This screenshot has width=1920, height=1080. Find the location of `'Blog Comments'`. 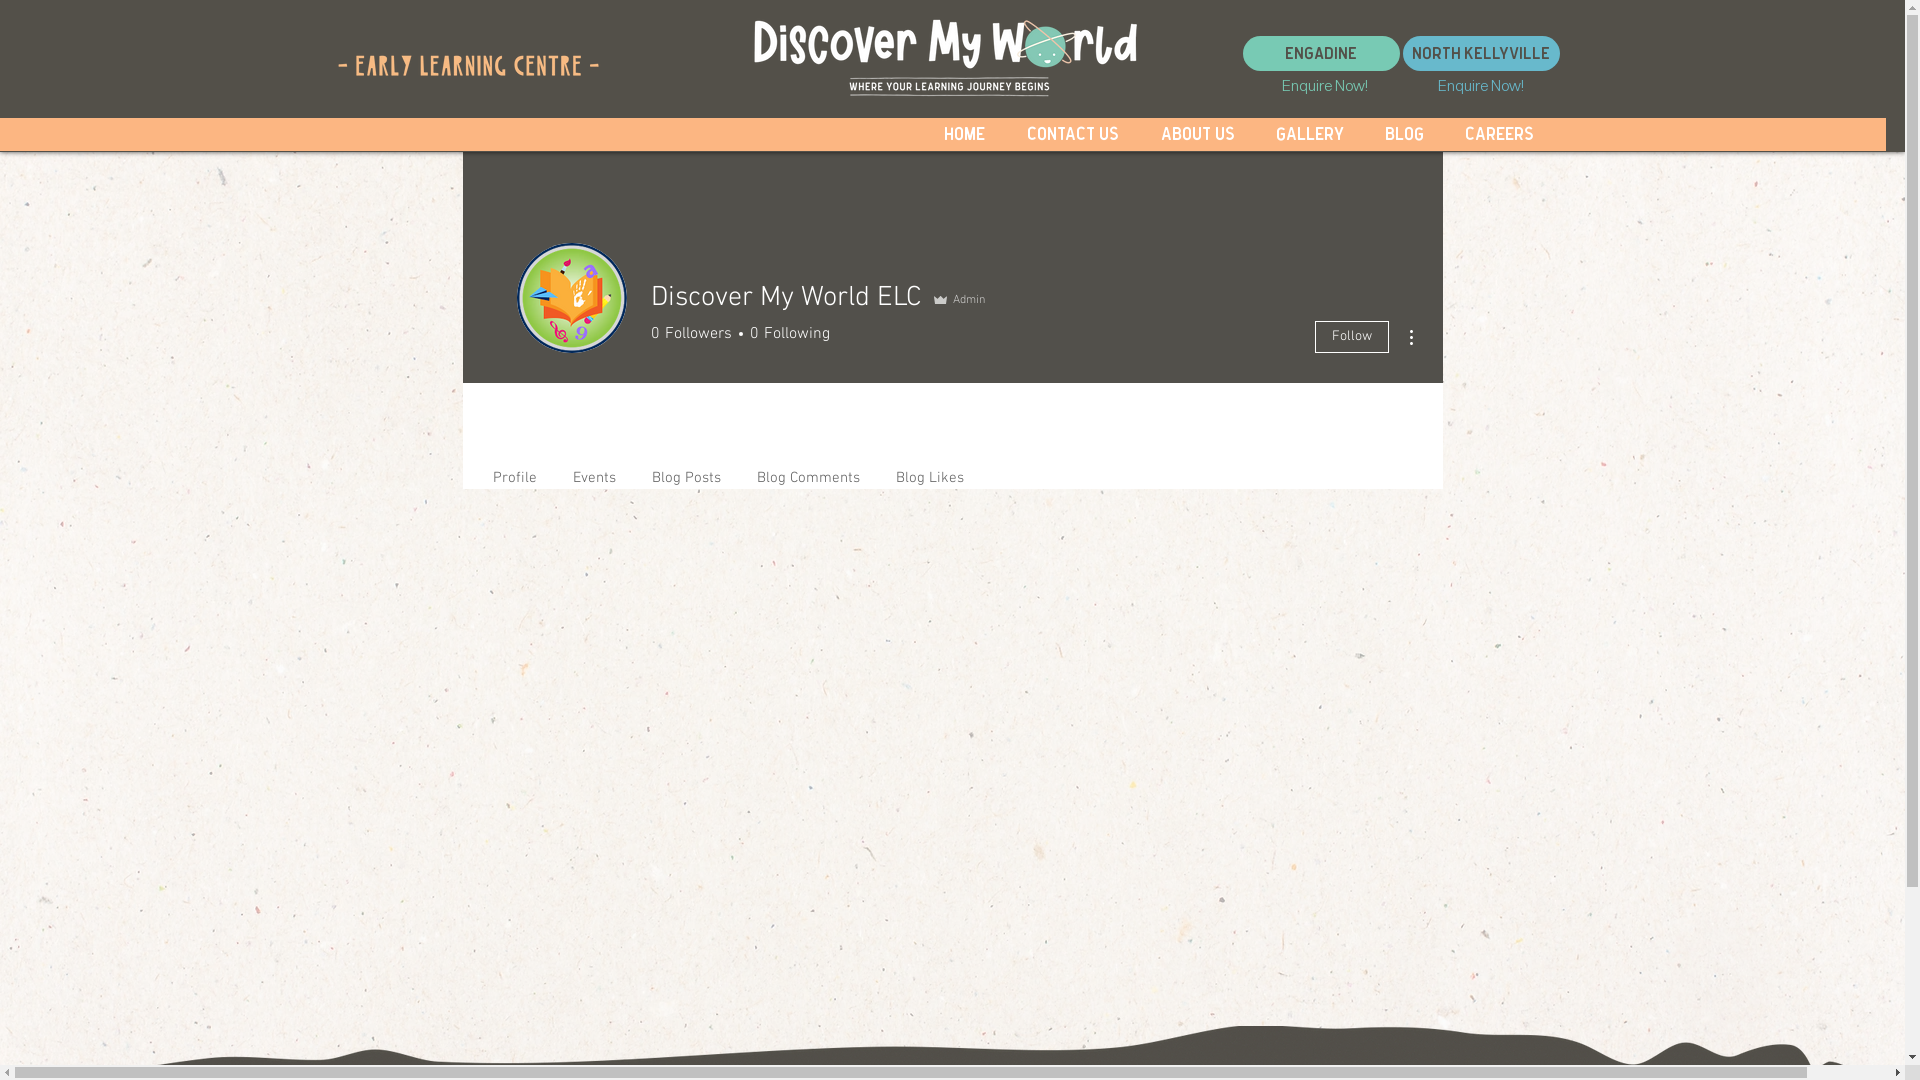

'Blog Comments' is located at coordinates (807, 469).